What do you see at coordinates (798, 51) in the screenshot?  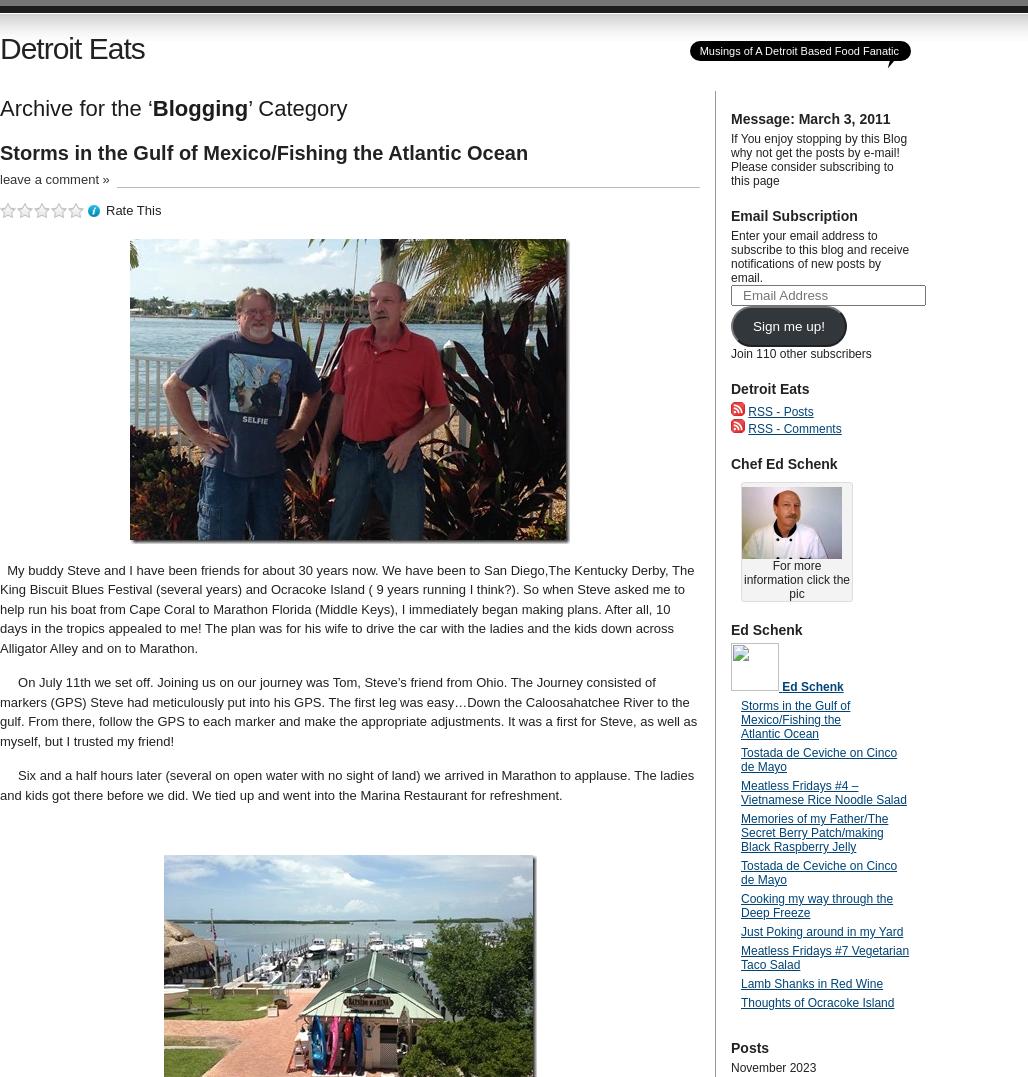 I see `'Musings of A Detroit Based Food Fanatic'` at bounding box center [798, 51].